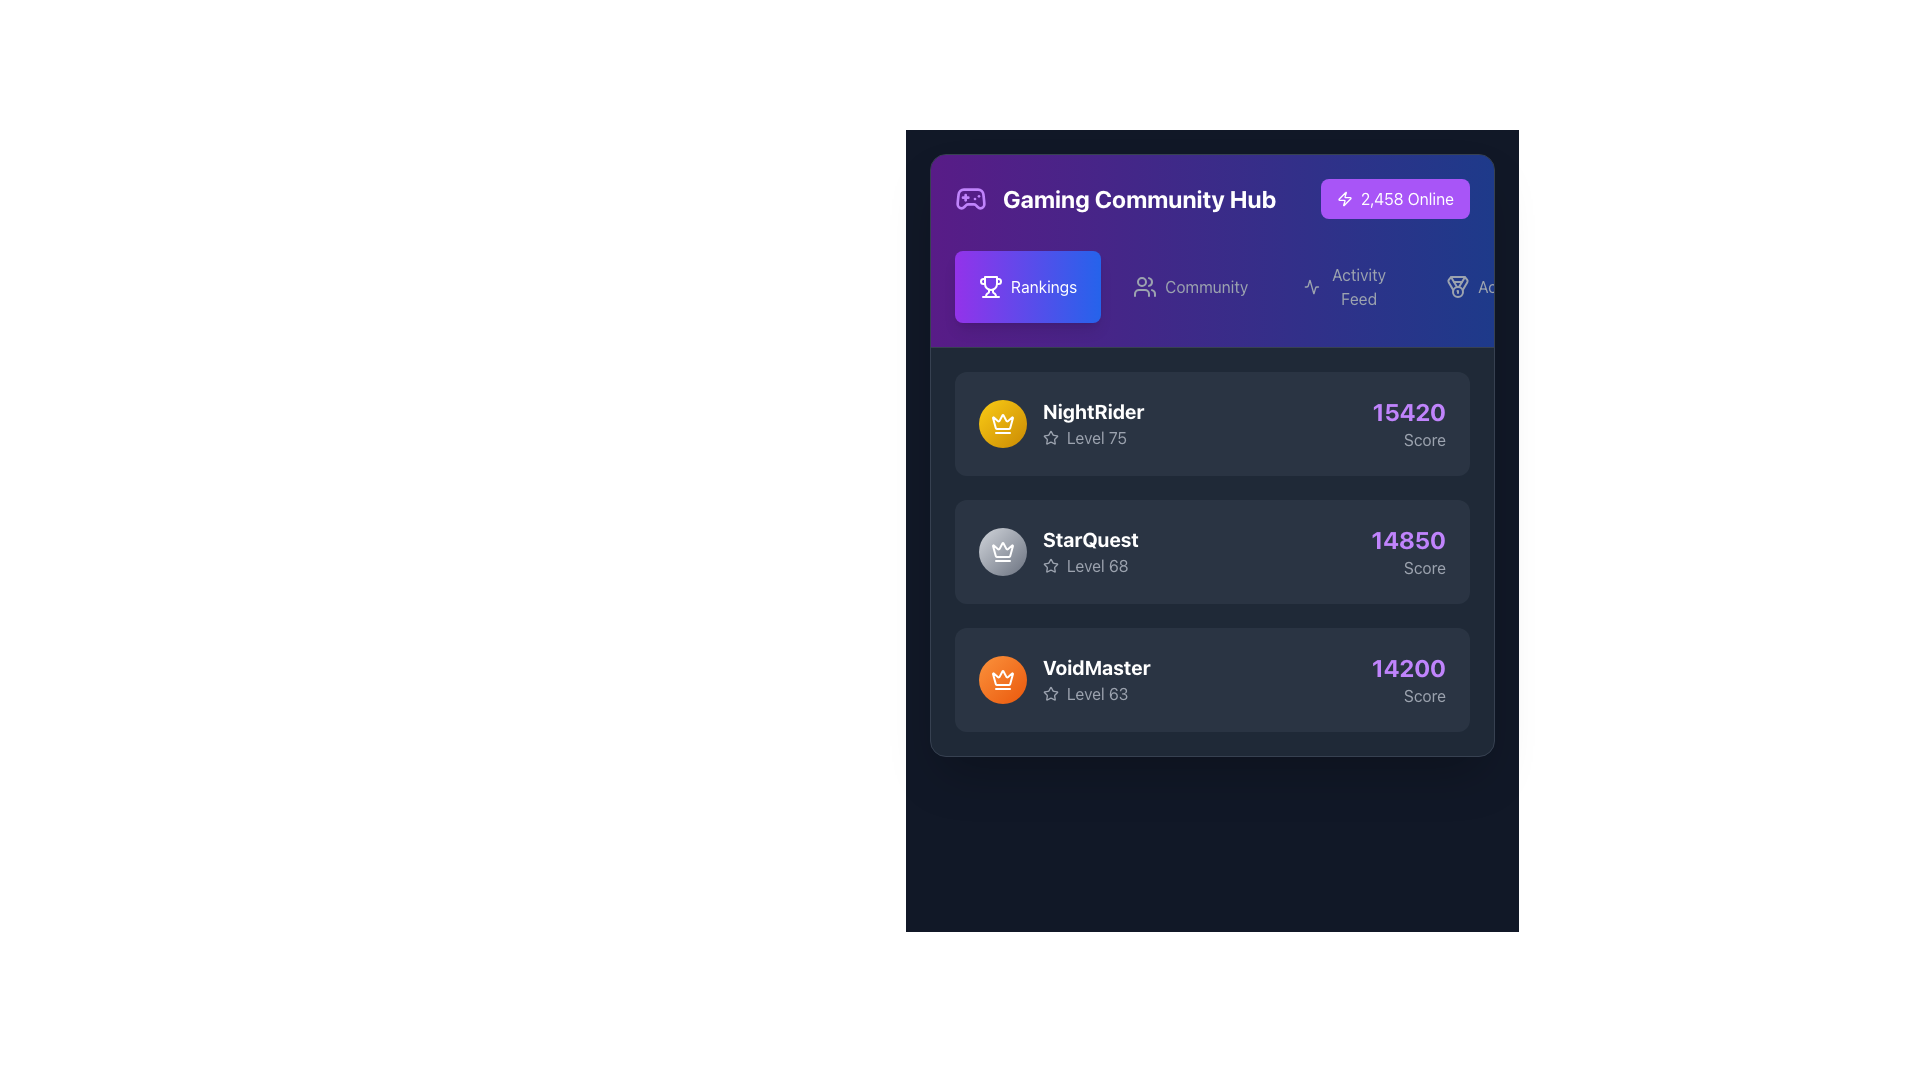 The image size is (1920, 1080). Describe the element at coordinates (1050, 566) in the screenshot. I see `the decorative or status-related icon associated with the user's level indicator for 'StarQuest', which is located to the left of the text 'Level 68' in the leaderboard` at that location.